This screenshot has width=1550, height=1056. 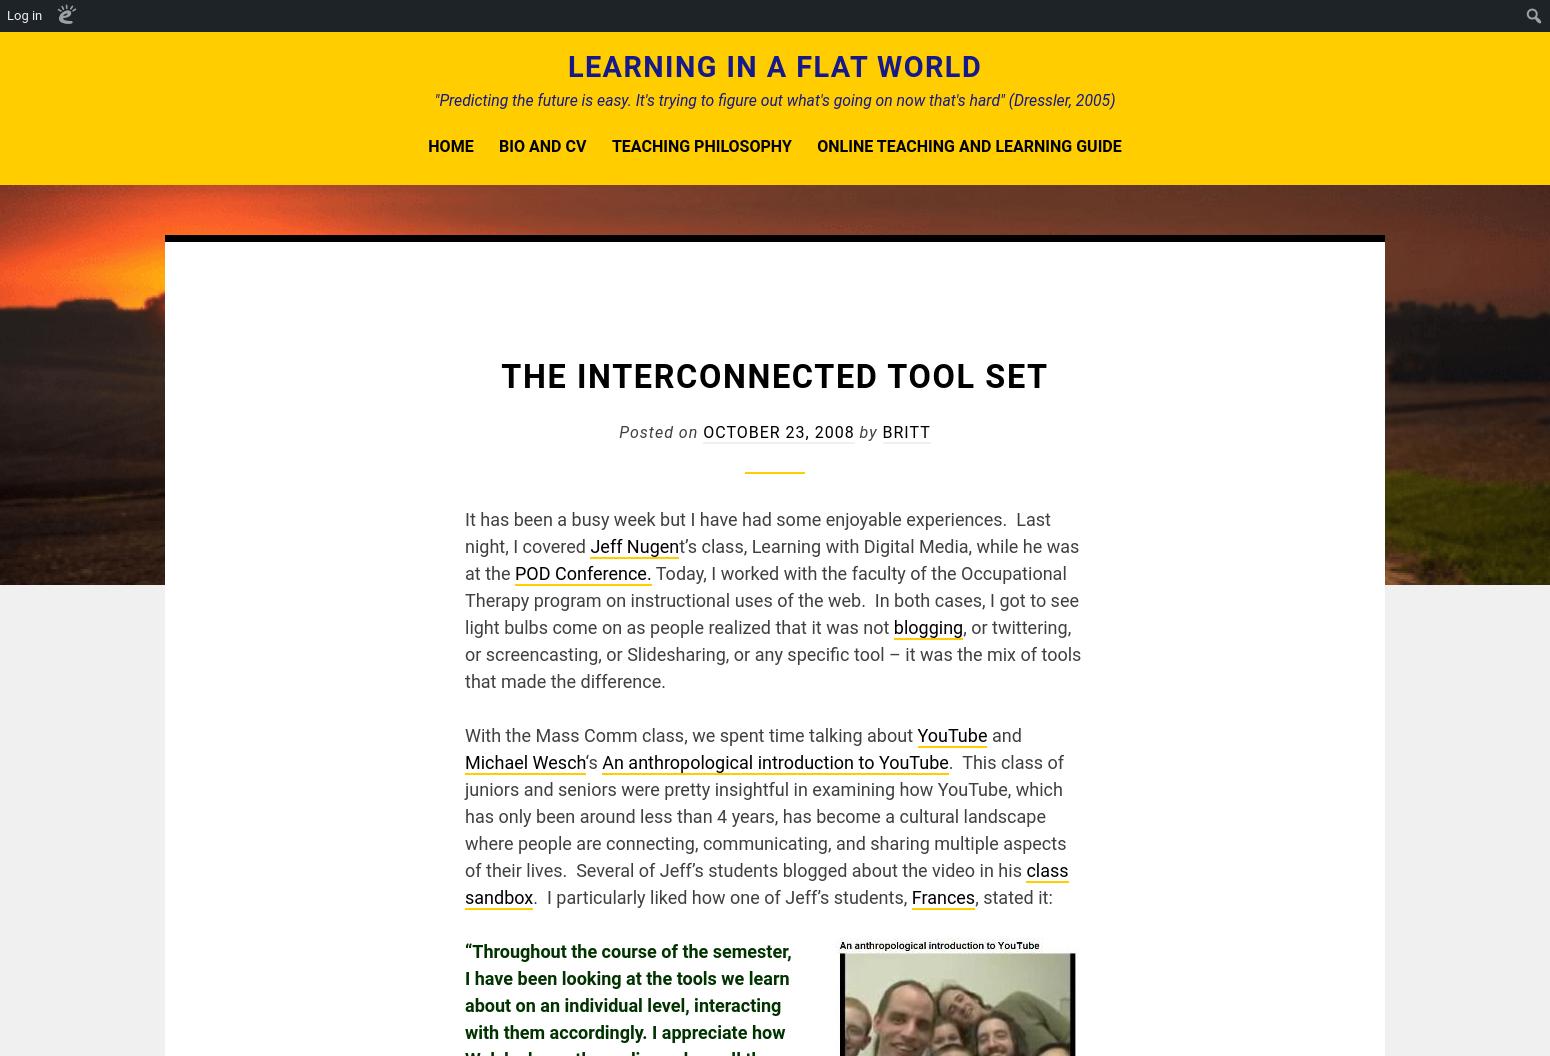 What do you see at coordinates (766, 882) in the screenshot?
I see `'class sandbox'` at bounding box center [766, 882].